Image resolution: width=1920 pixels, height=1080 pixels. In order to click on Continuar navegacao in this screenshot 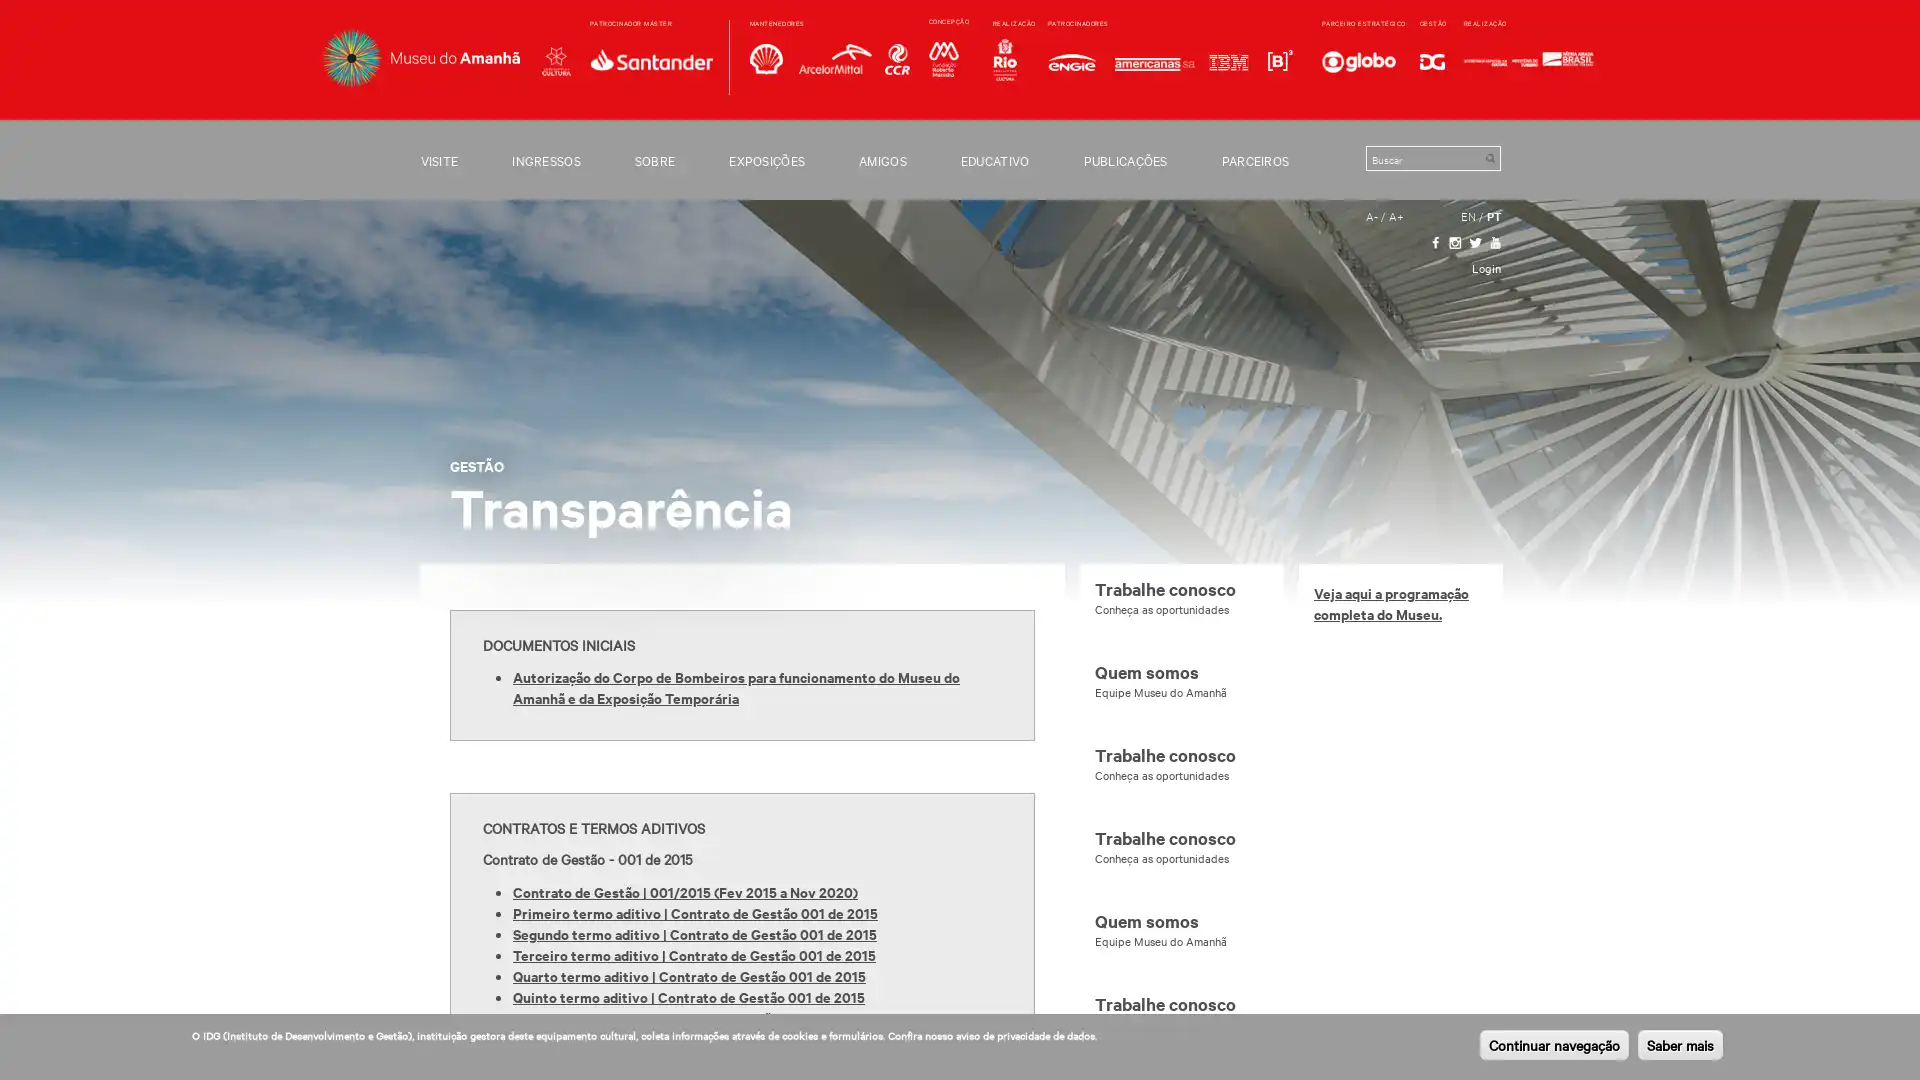, I will do `click(1553, 1044)`.